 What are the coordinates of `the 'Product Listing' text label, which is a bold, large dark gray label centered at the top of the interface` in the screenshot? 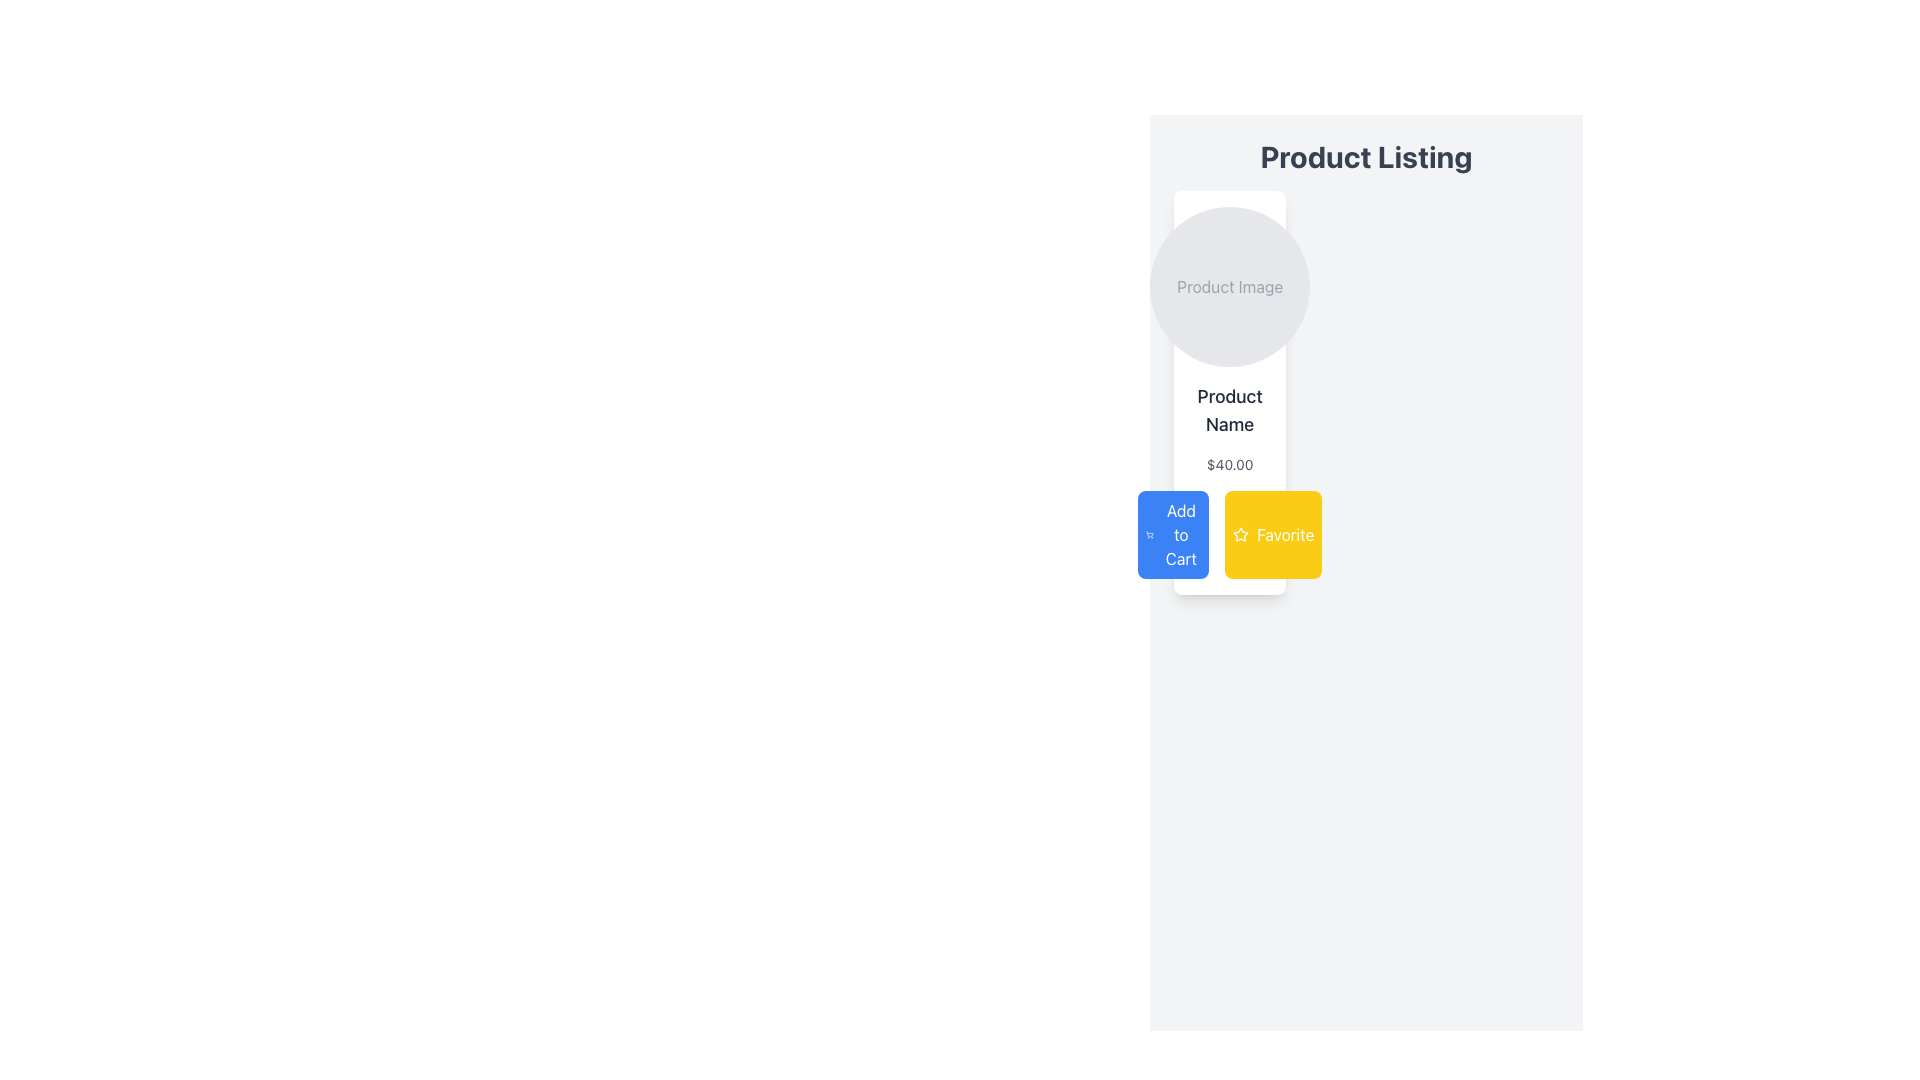 It's located at (1365, 156).